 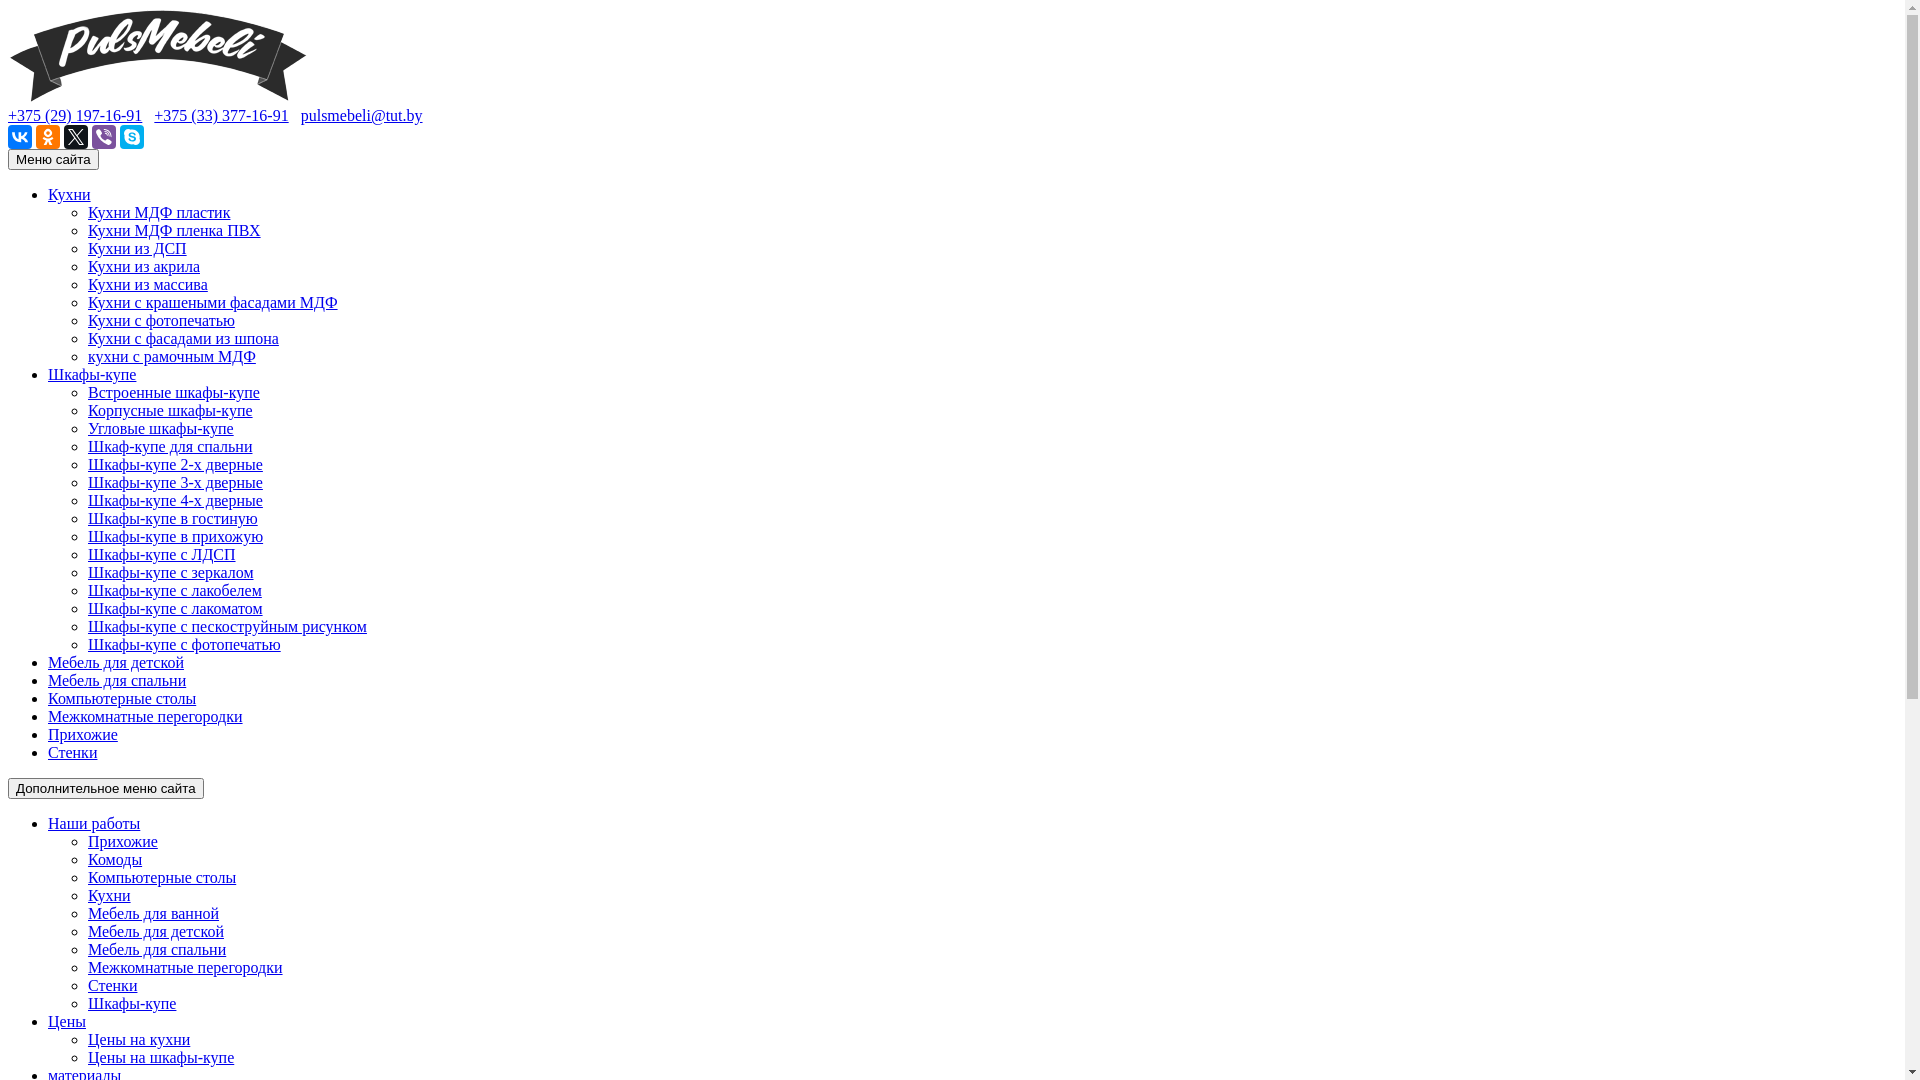 I want to click on '+375 (33) 377-16-91', so click(x=152, y=115).